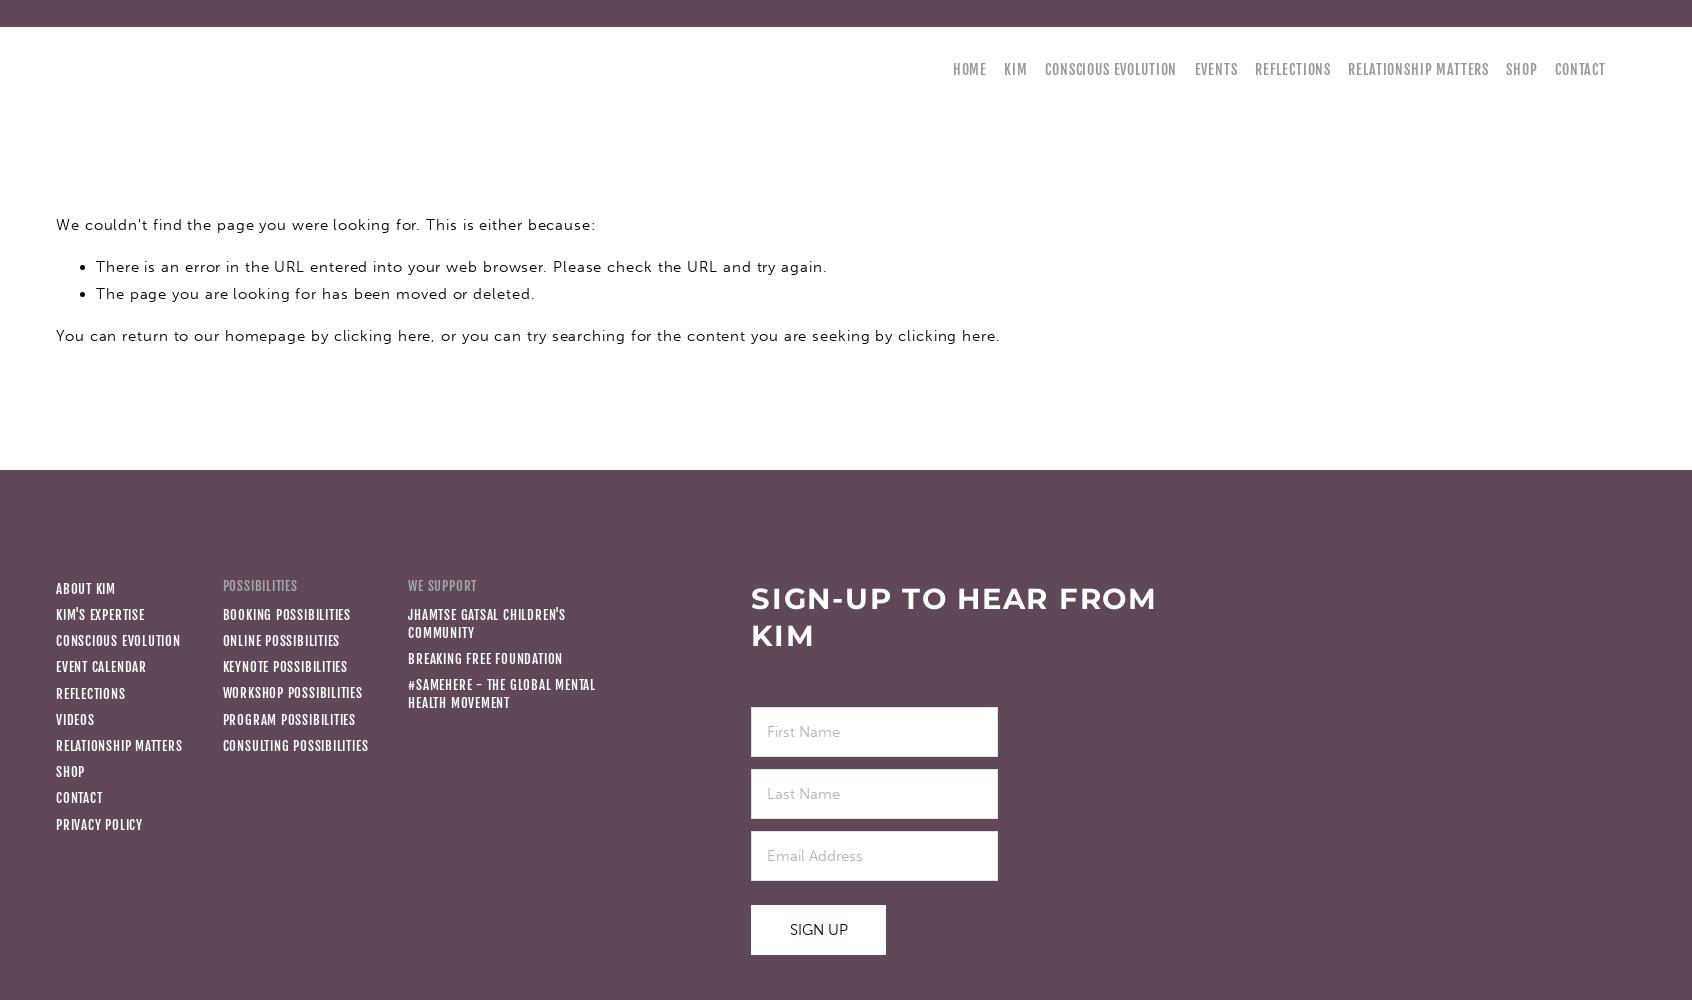 The image size is (1692, 1000). I want to click on 'Possibilities', so click(259, 584).